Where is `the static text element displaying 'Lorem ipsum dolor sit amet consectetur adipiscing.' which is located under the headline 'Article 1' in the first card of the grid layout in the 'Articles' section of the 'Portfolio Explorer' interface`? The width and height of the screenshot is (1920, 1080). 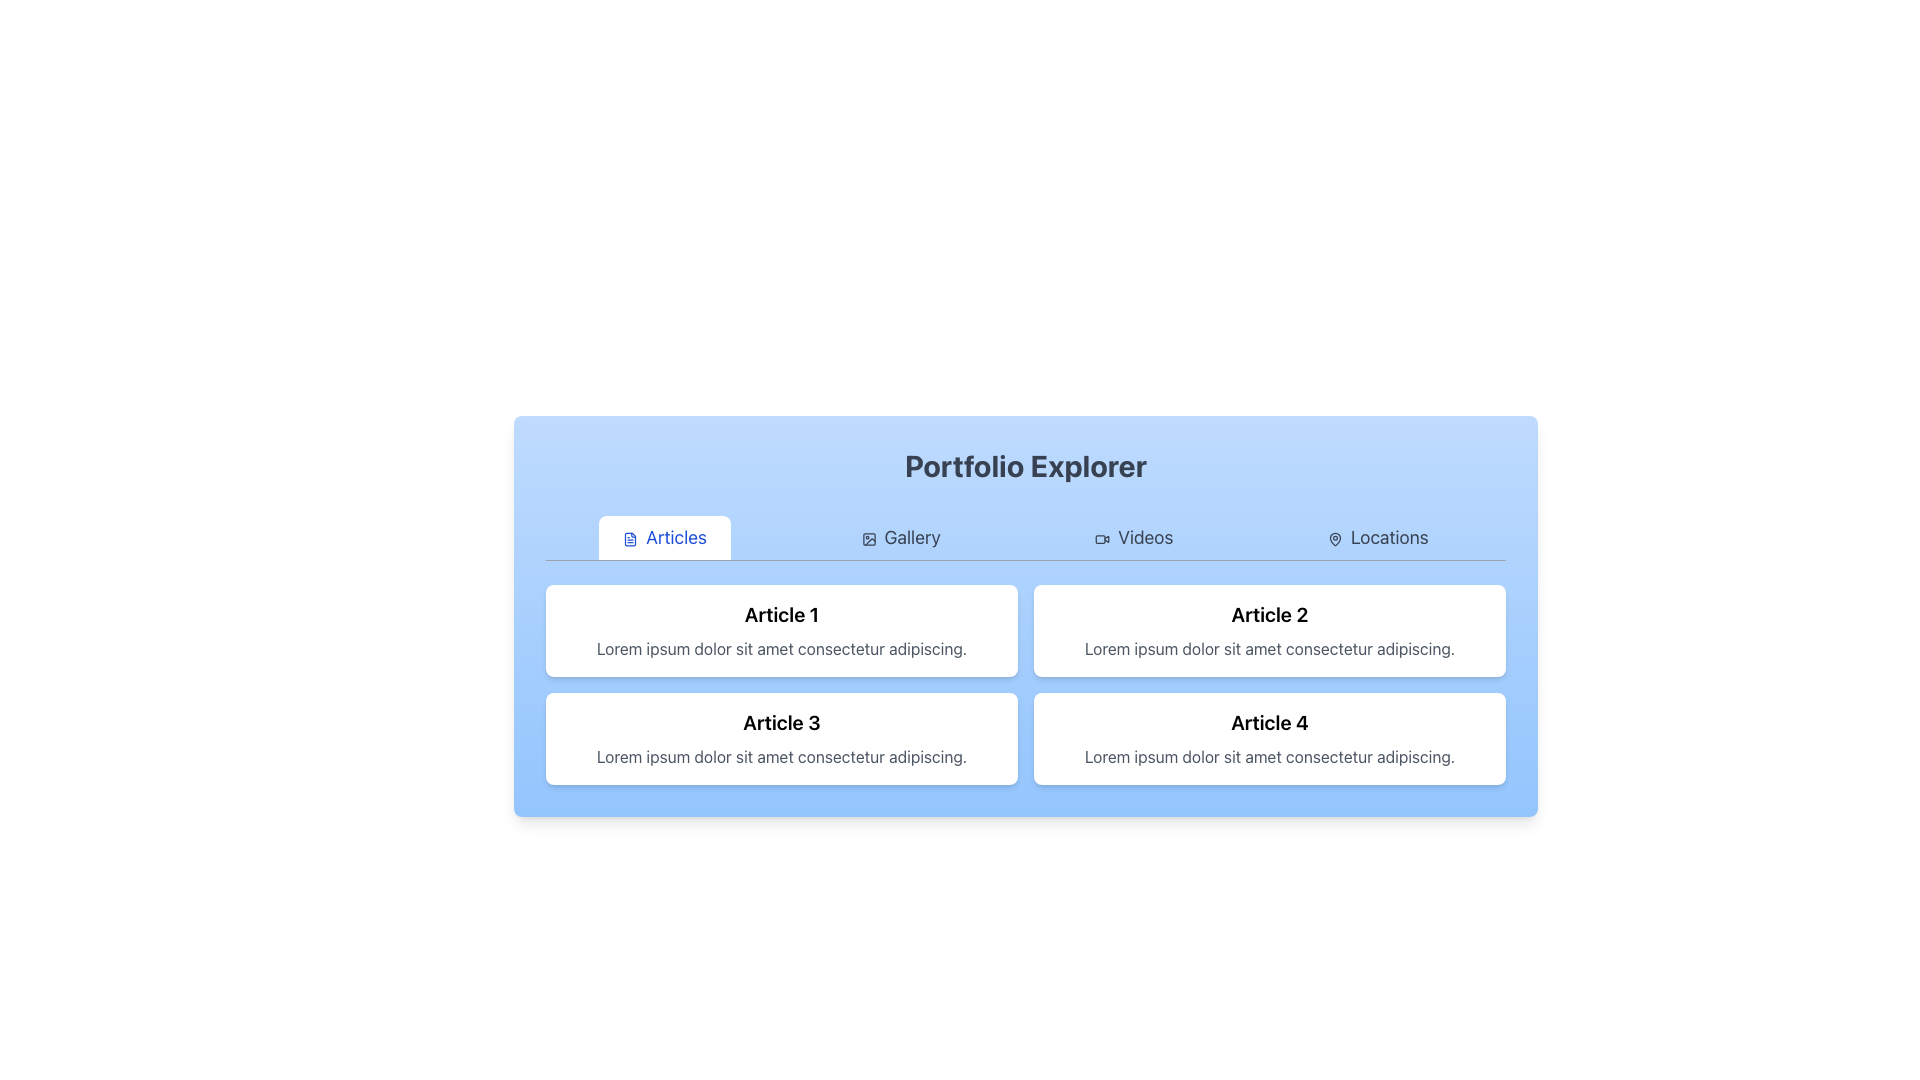 the static text element displaying 'Lorem ipsum dolor sit amet consectetur adipiscing.' which is located under the headline 'Article 1' in the first card of the grid layout in the 'Articles' section of the 'Portfolio Explorer' interface is located at coordinates (781, 648).